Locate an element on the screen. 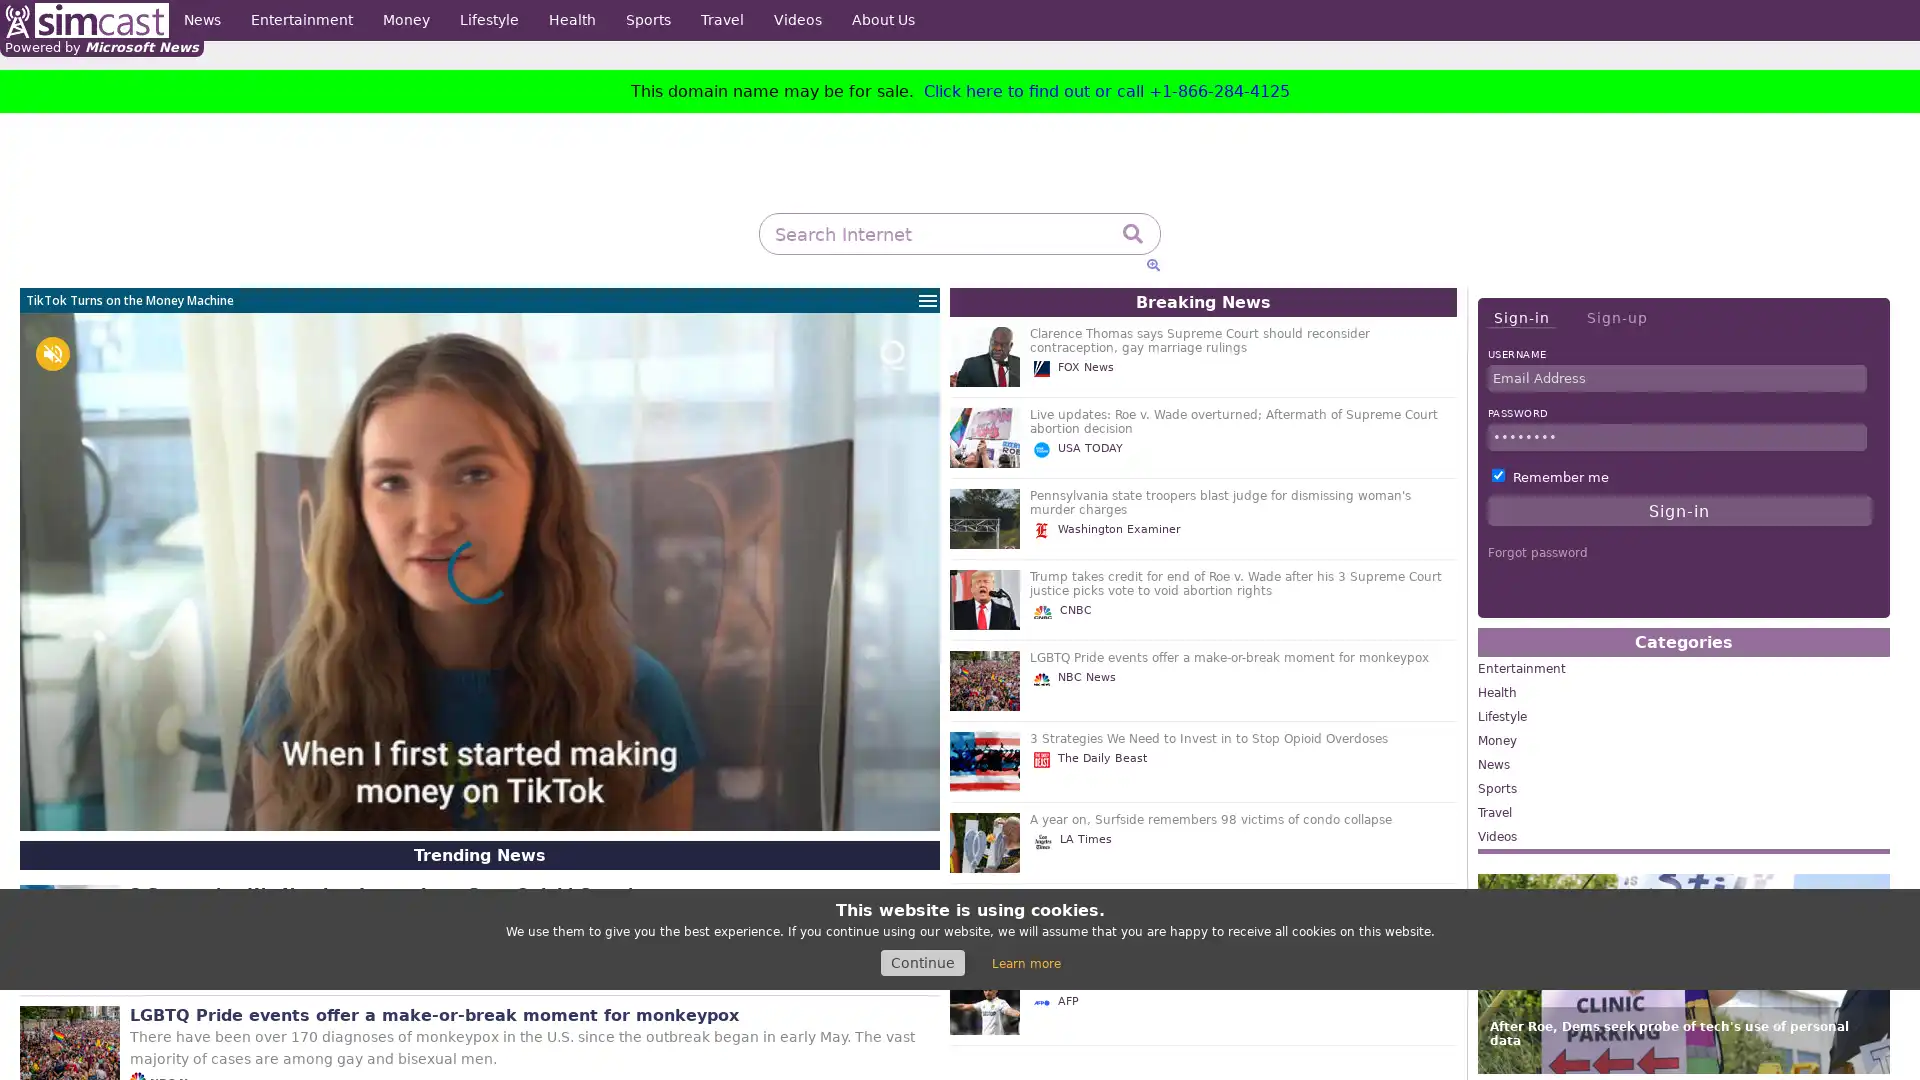  Sign-in is located at coordinates (1679, 509).